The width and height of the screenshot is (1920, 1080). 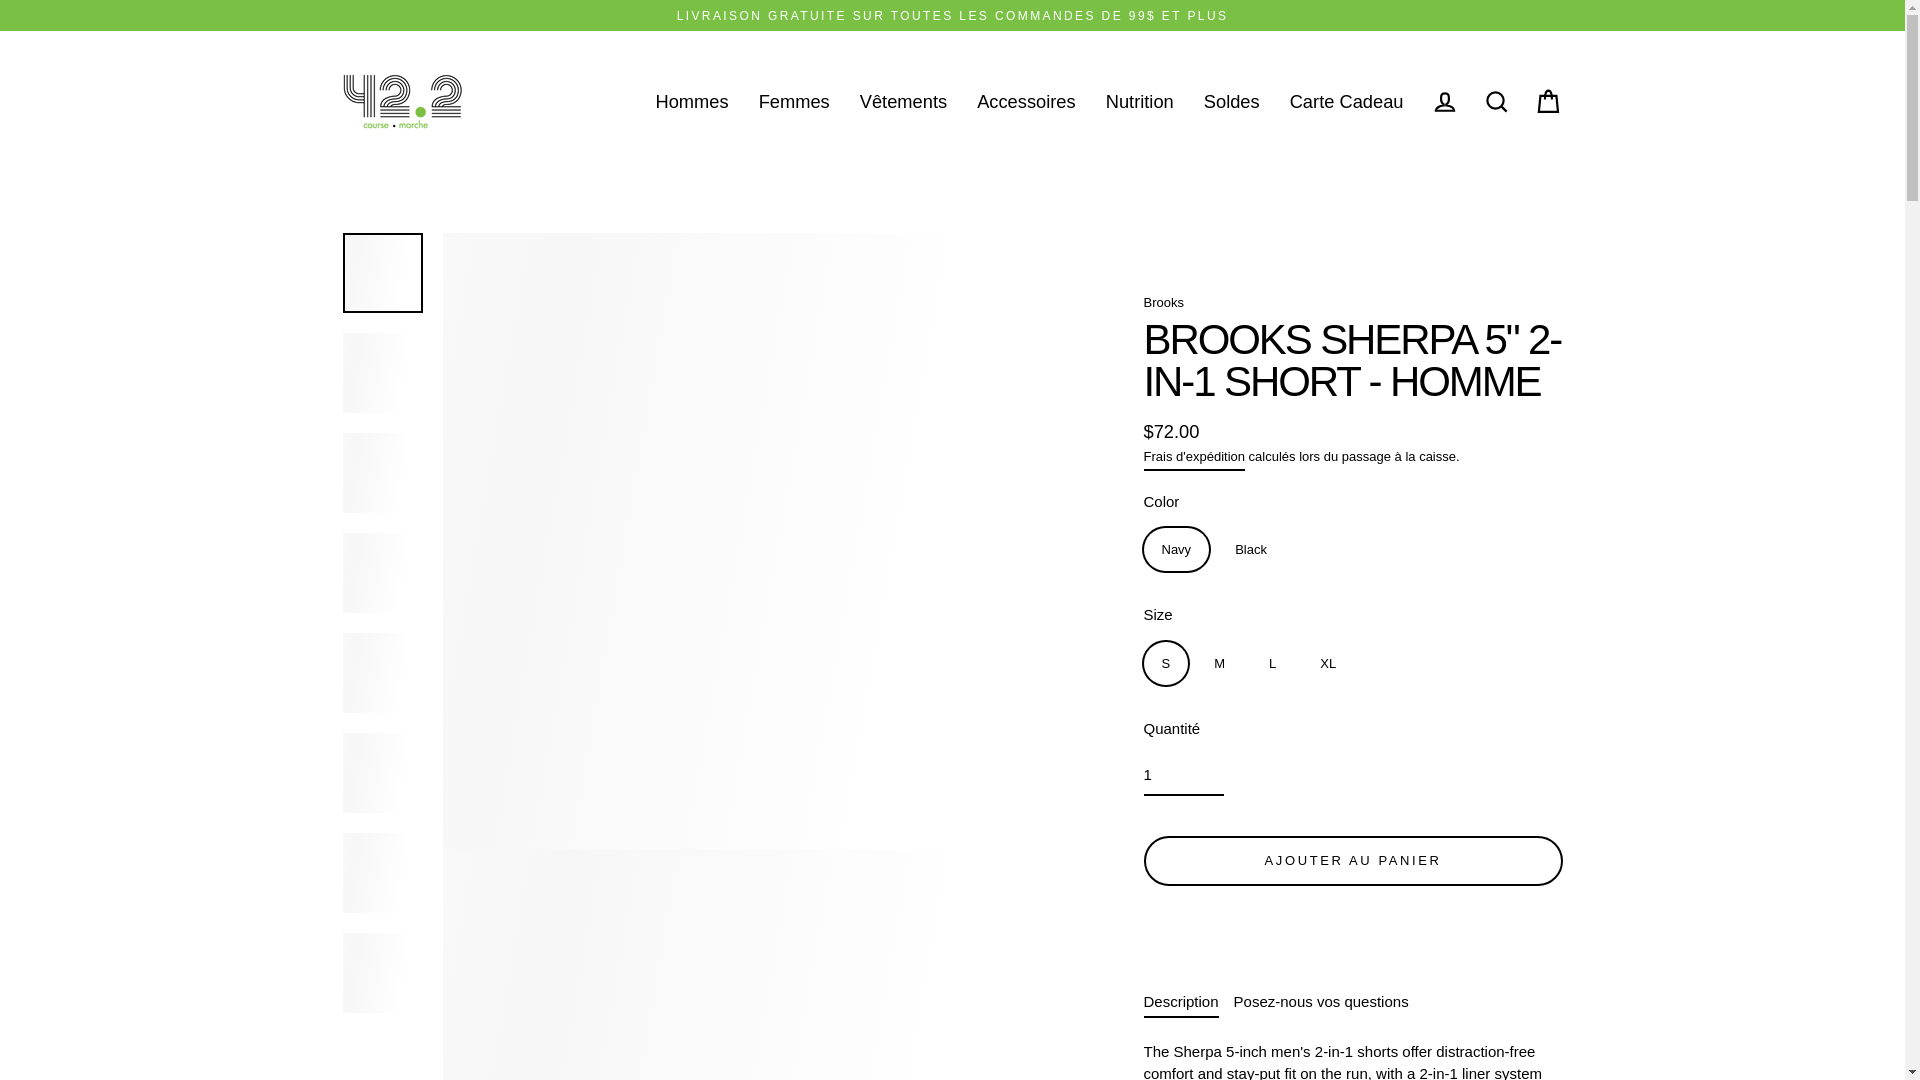 I want to click on 'AJOUTER AU PANIER', so click(x=1353, y=859).